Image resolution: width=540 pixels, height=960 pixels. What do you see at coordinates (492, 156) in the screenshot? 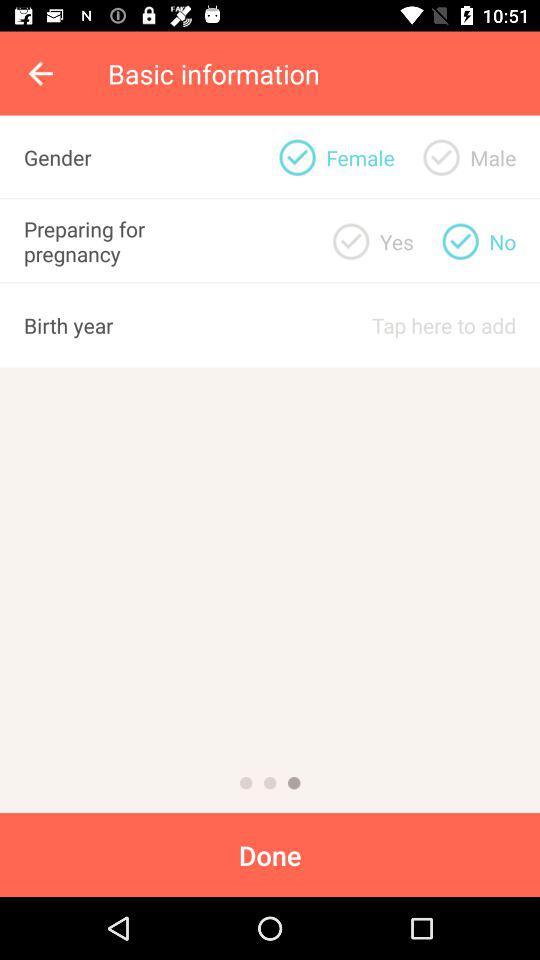
I see `item below the basic information item` at bounding box center [492, 156].